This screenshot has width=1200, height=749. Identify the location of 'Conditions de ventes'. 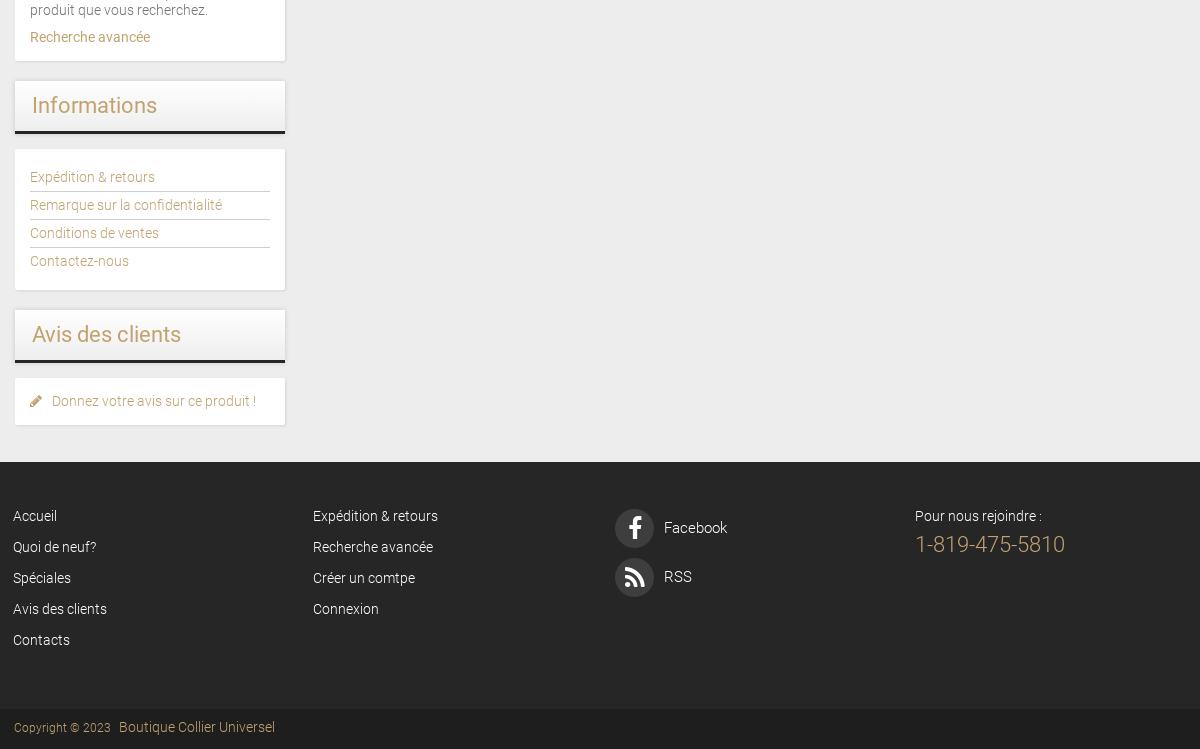
(94, 233).